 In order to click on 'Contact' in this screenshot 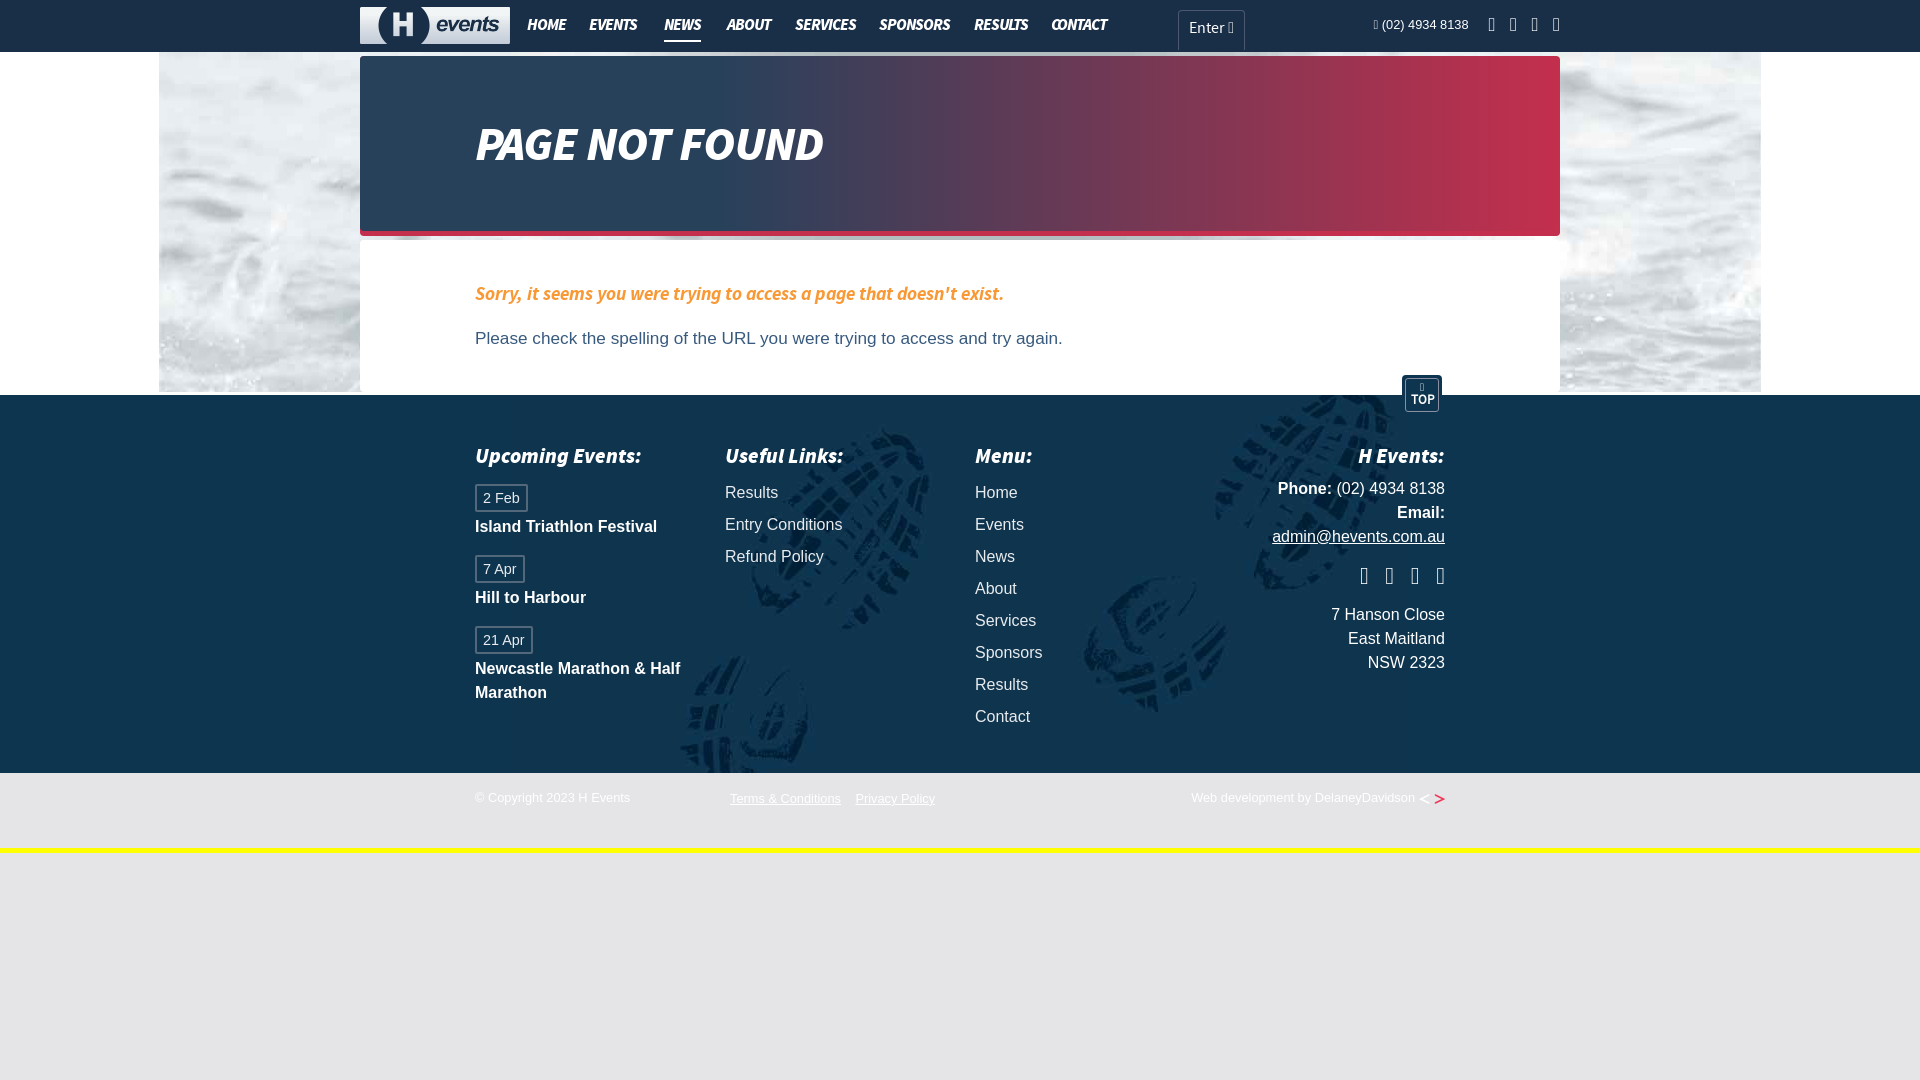, I will do `click(974, 716)`.